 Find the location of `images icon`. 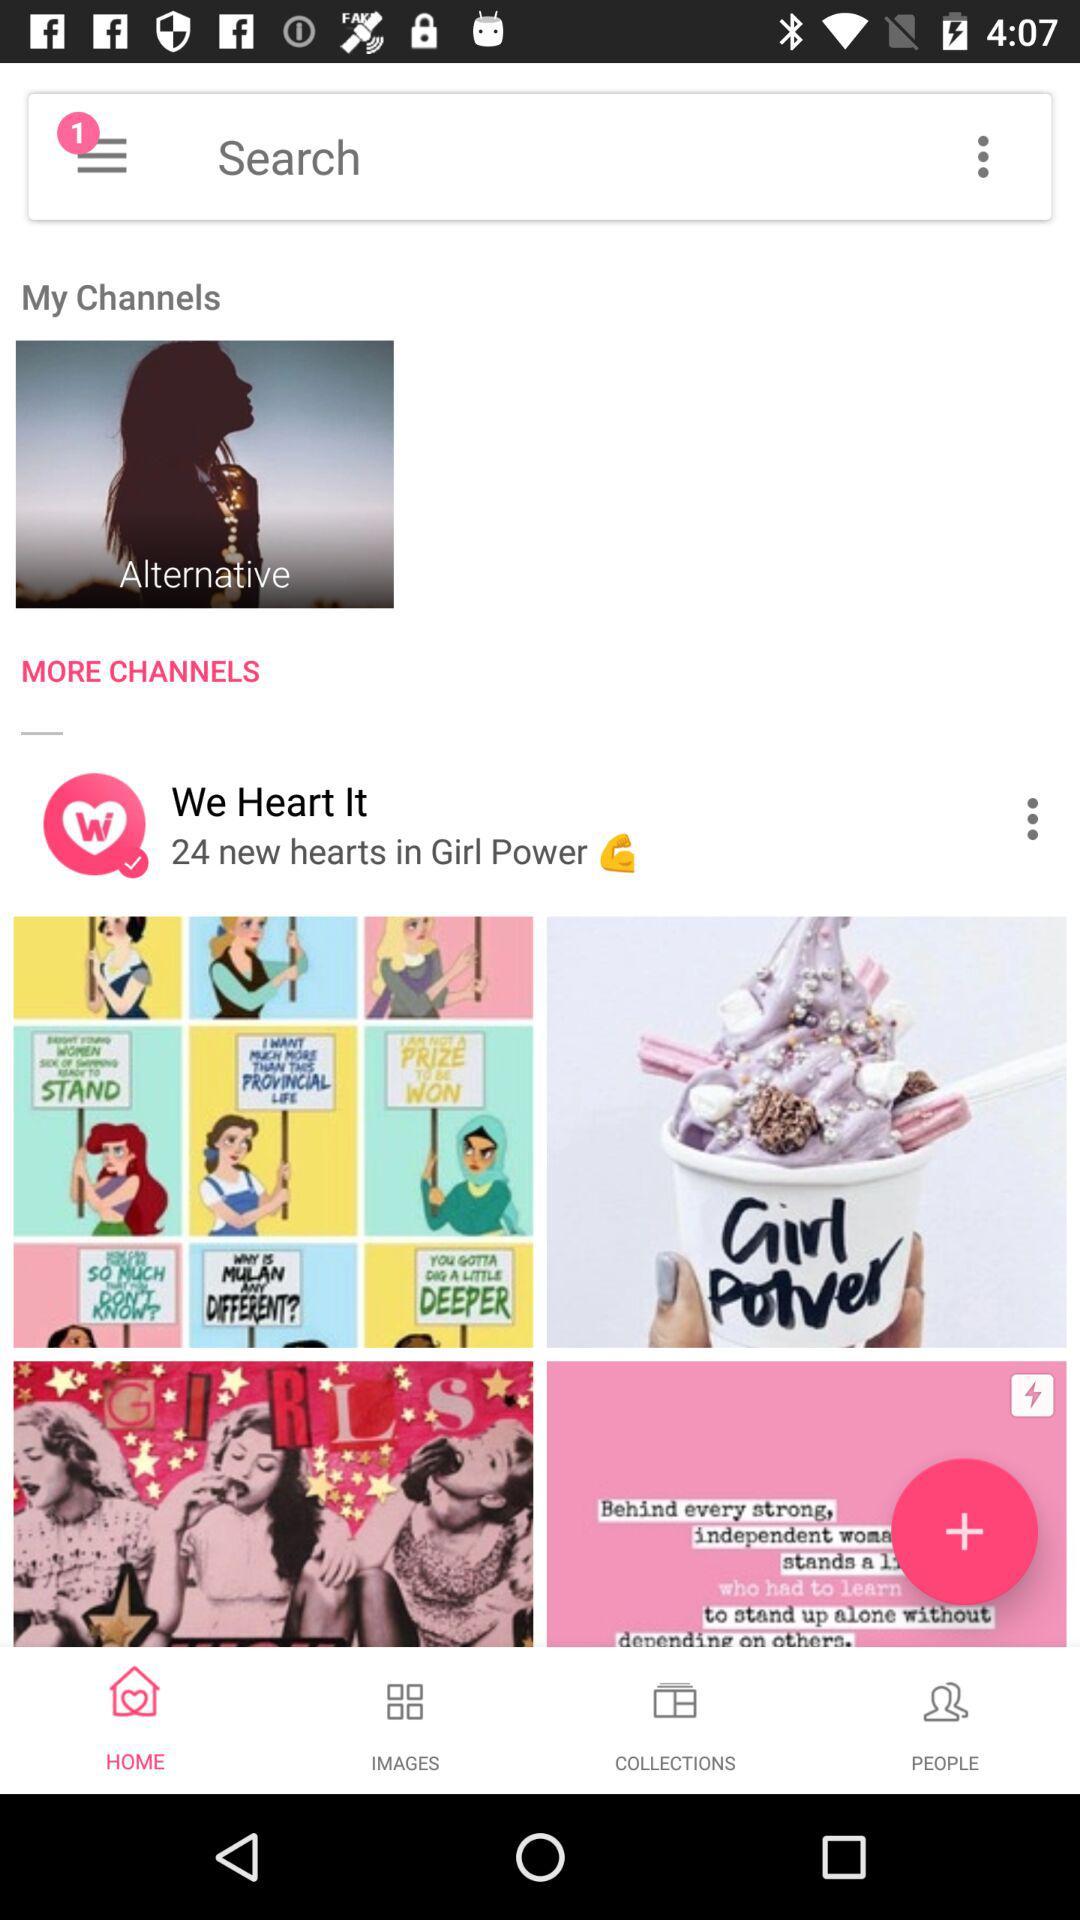

images icon is located at coordinates (405, 1700).